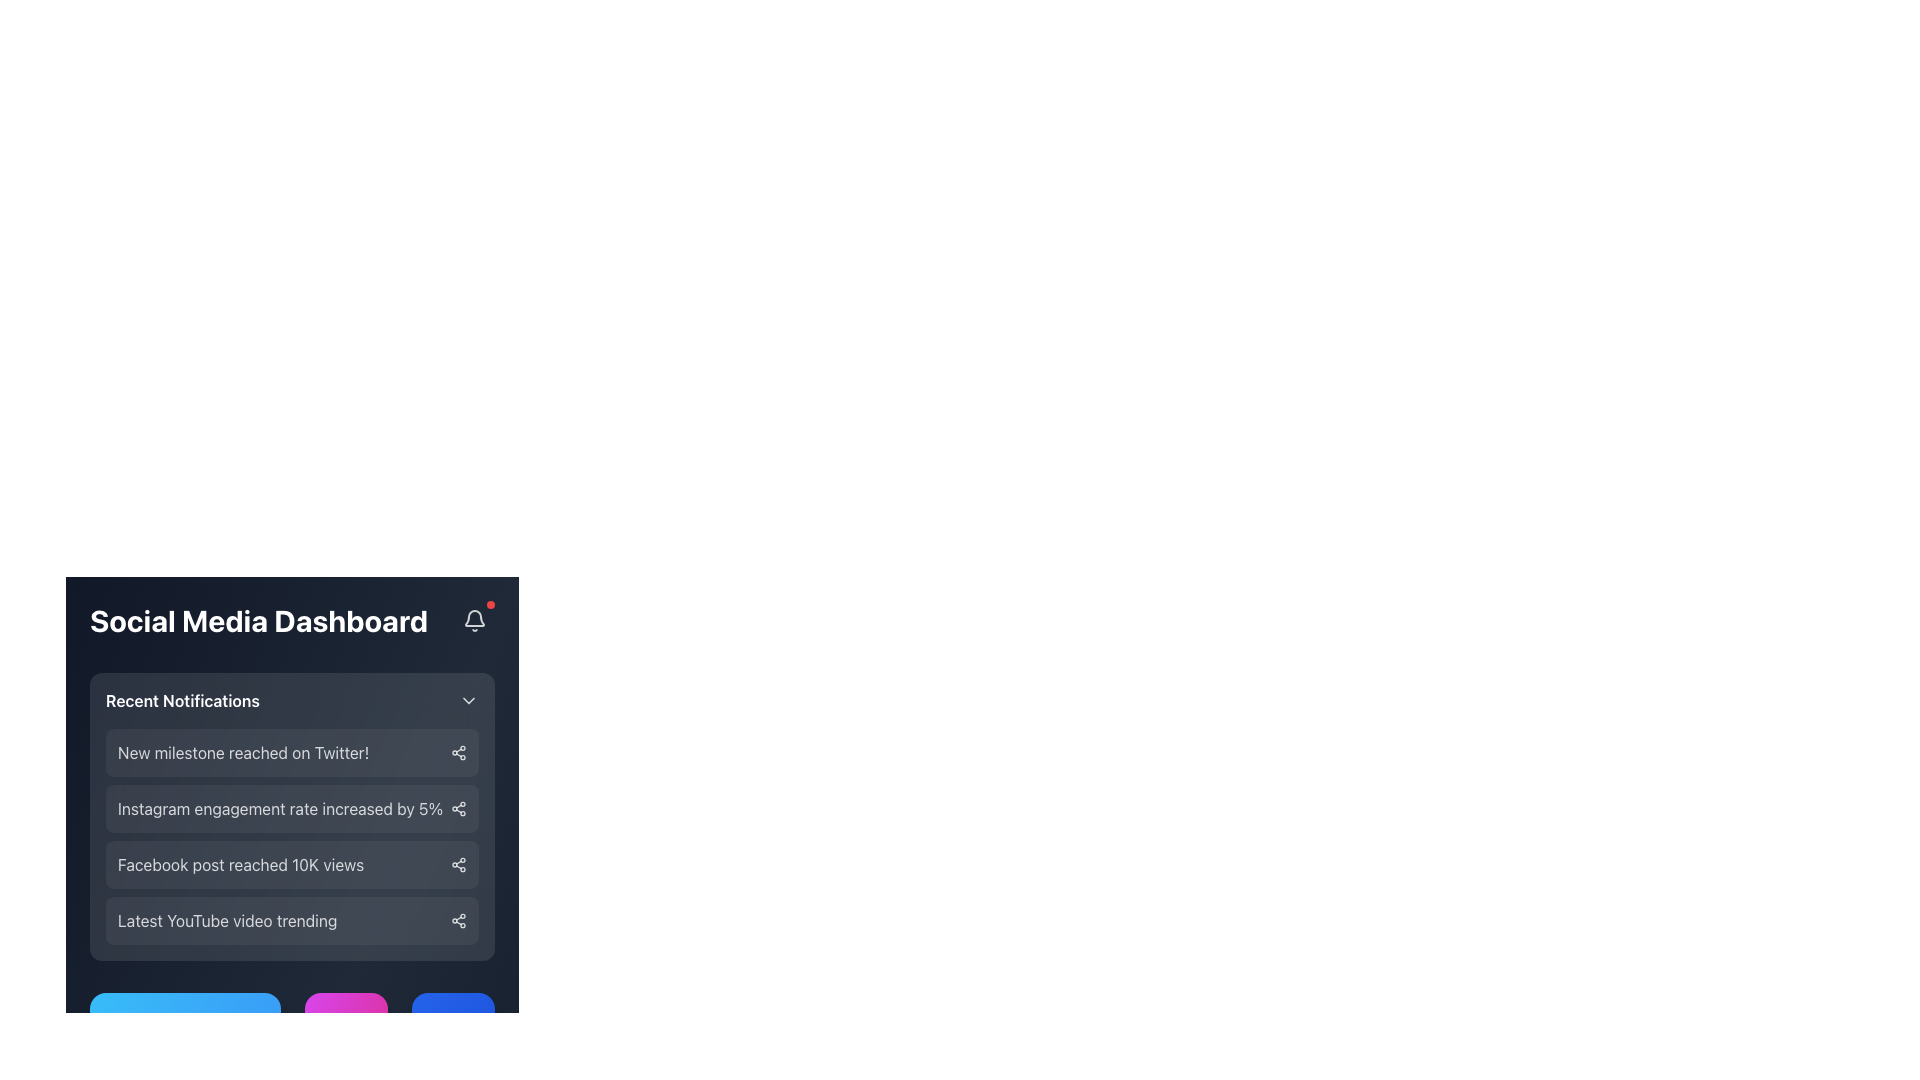 This screenshot has height=1080, width=1920. What do you see at coordinates (291, 863) in the screenshot?
I see `notification text from the Notification card that states 'Facebook post reached 10K views', which is the third item in the Recent Notifications section` at bounding box center [291, 863].